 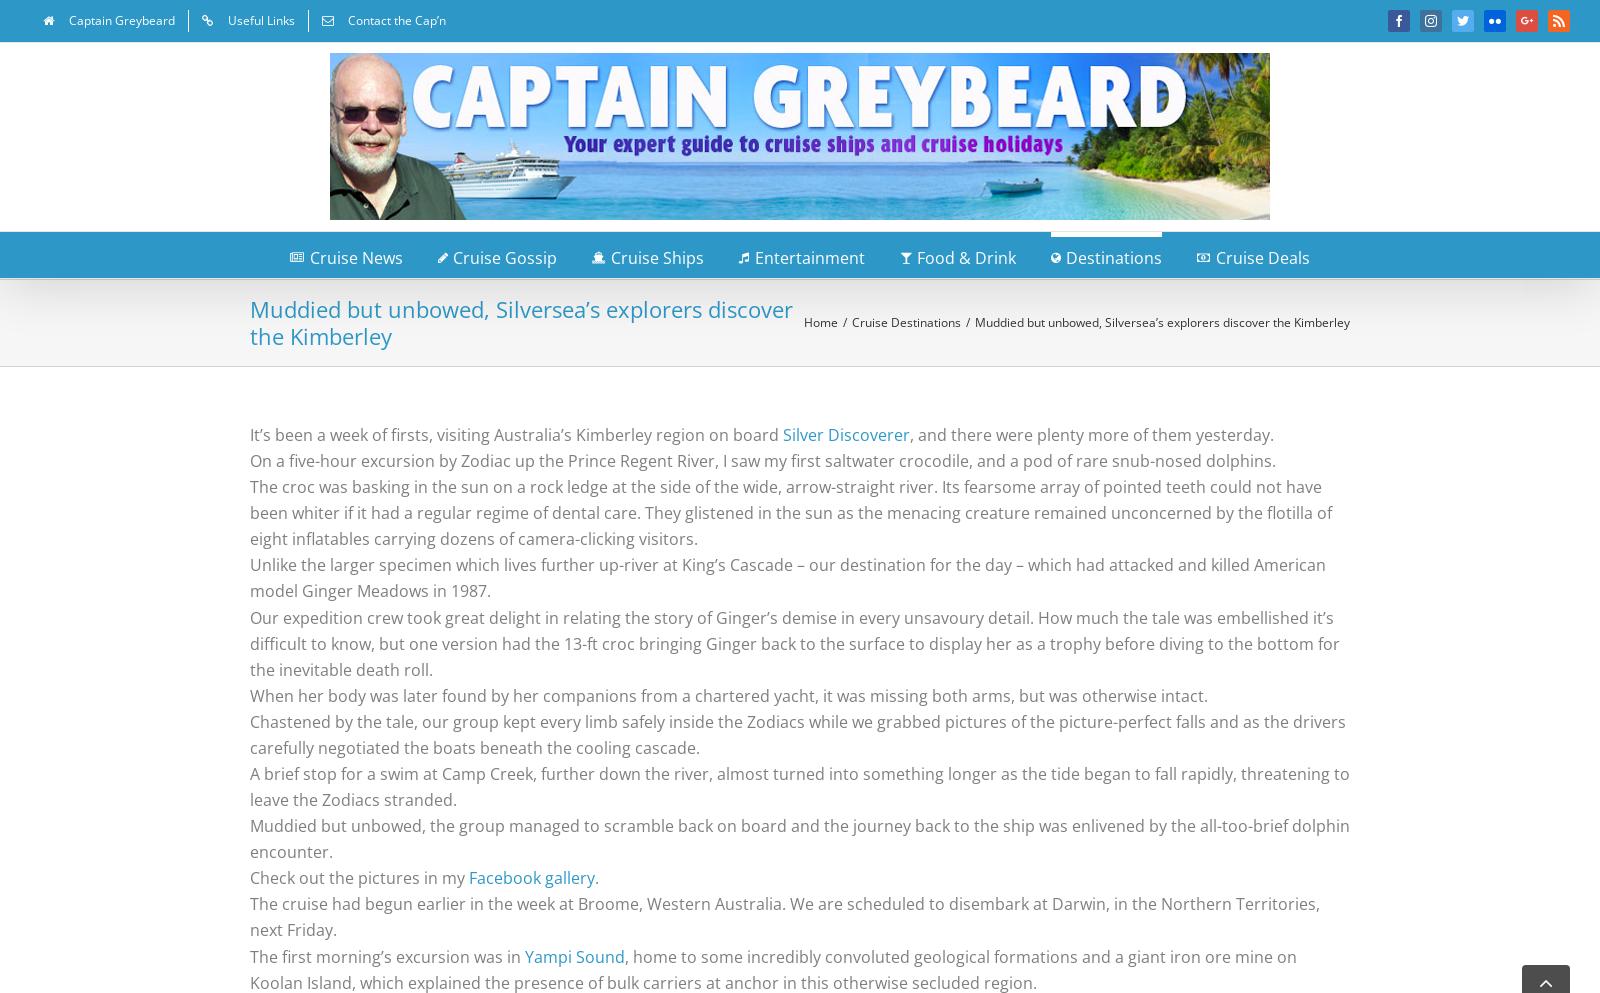 What do you see at coordinates (800, 785) in the screenshot?
I see `'A brief stop for a swim at Camp Creek, further down the river, almost turned into something longer as the tide began to fall rapidly, threatening to leave the Zodiacs stranded.'` at bounding box center [800, 785].